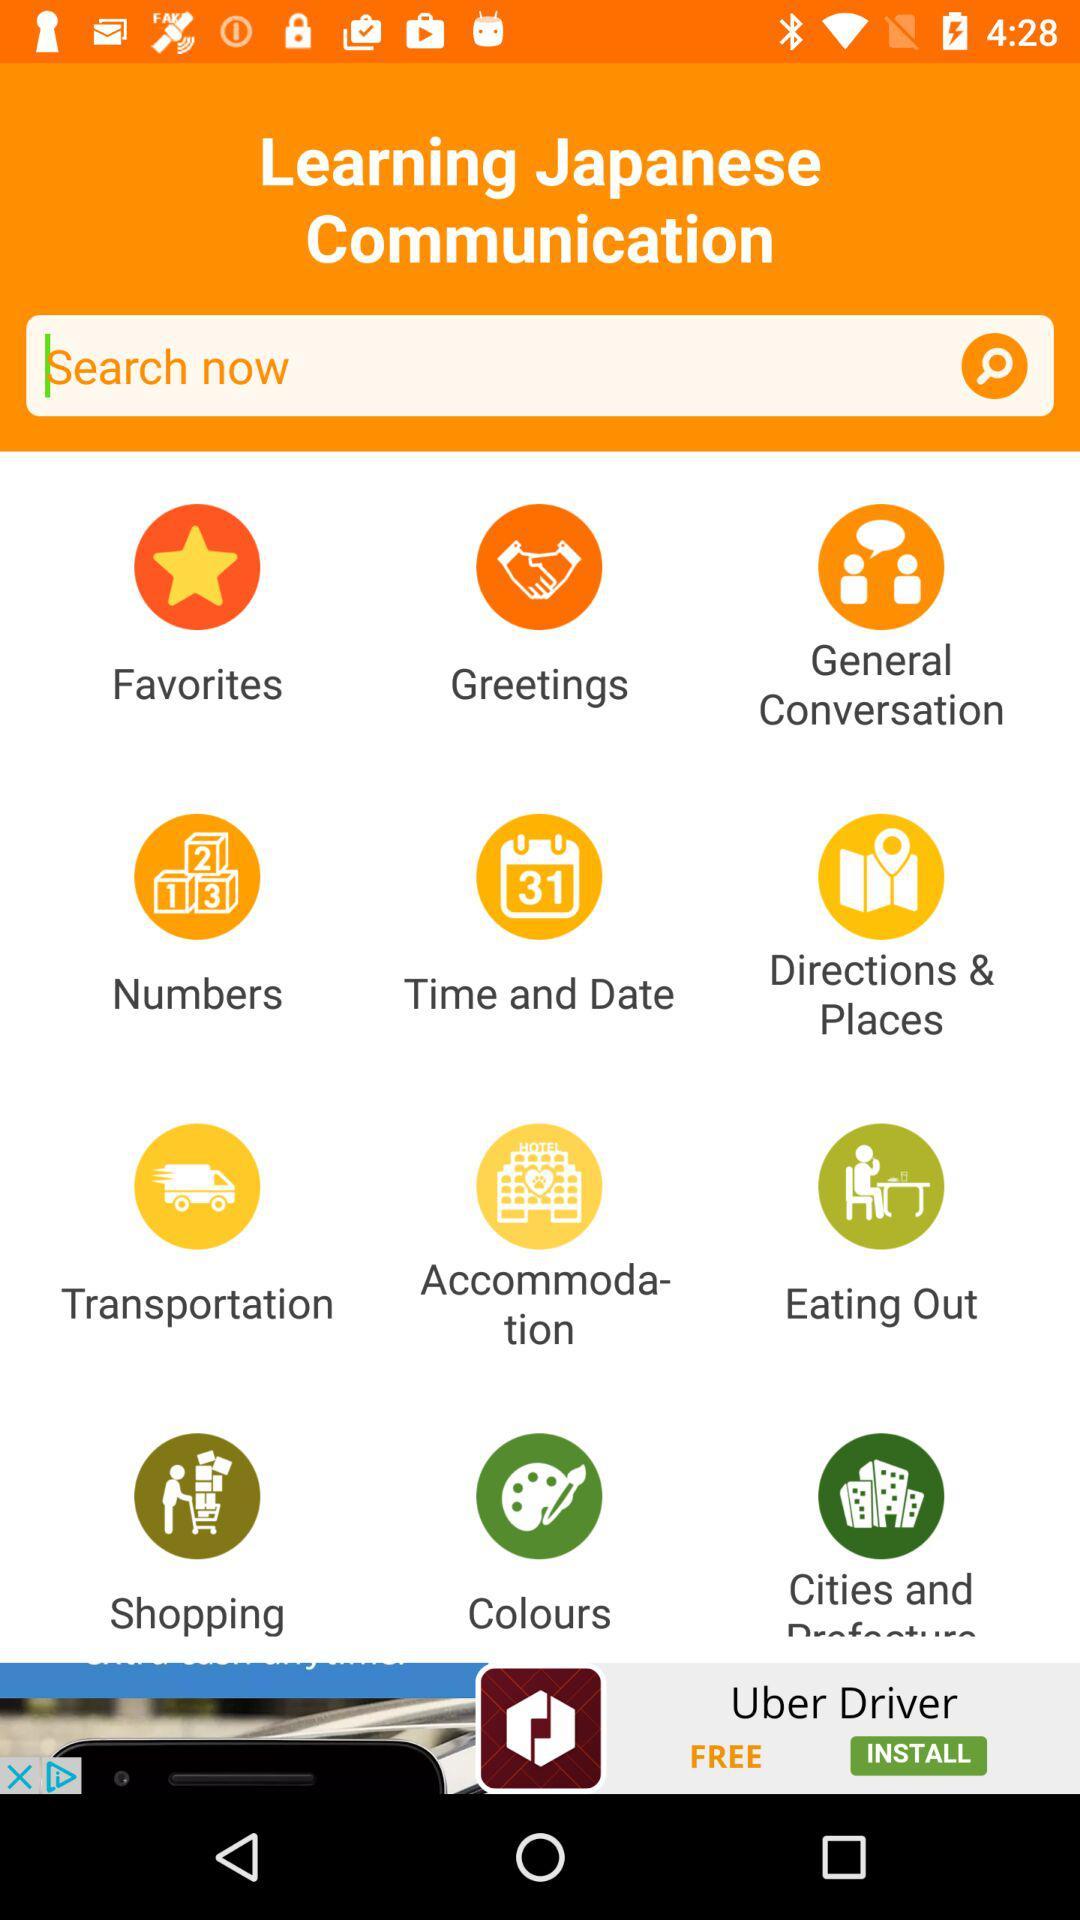 The width and height of the screenshot is (1080, 1920). I want to click on advertisement, so click(540, 1727).